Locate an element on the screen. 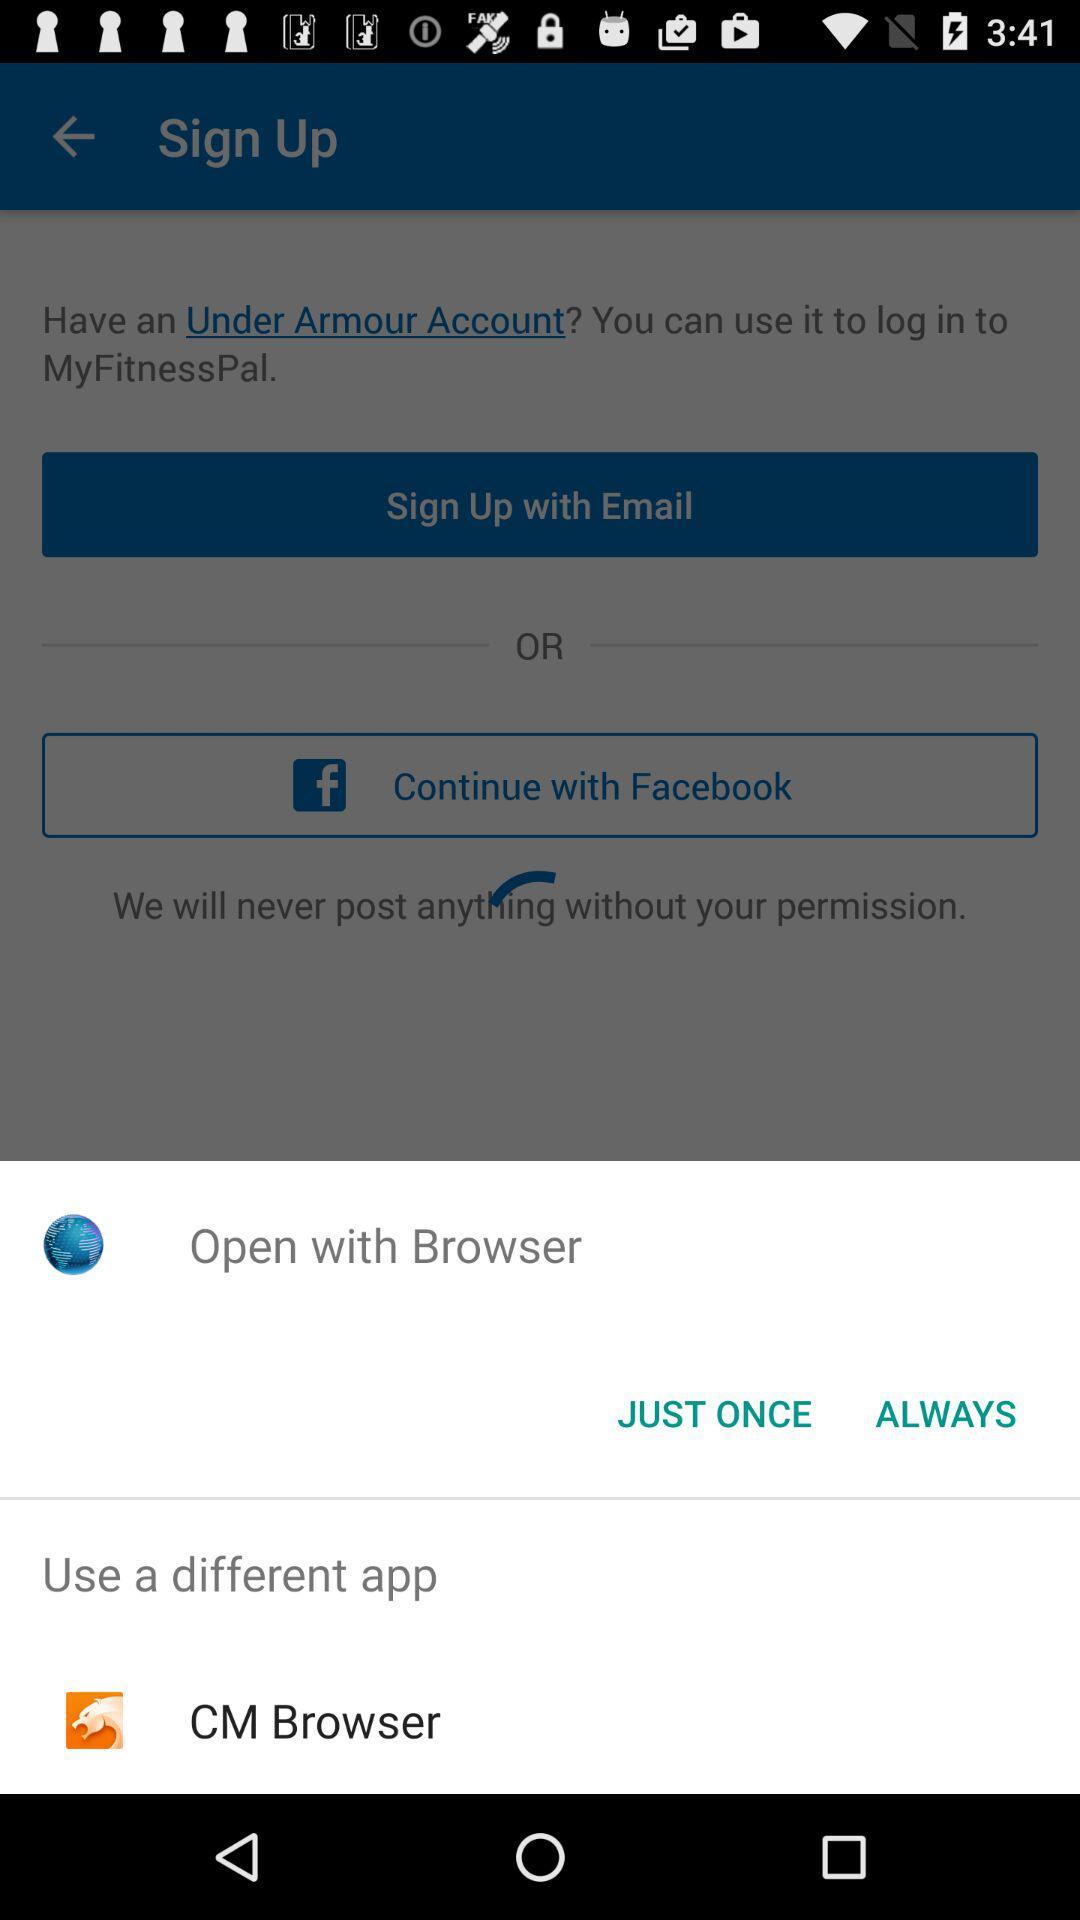 This screenshot has width=1080, height=1920. the item above cm browser icon is located at coordinates (540, 1572).